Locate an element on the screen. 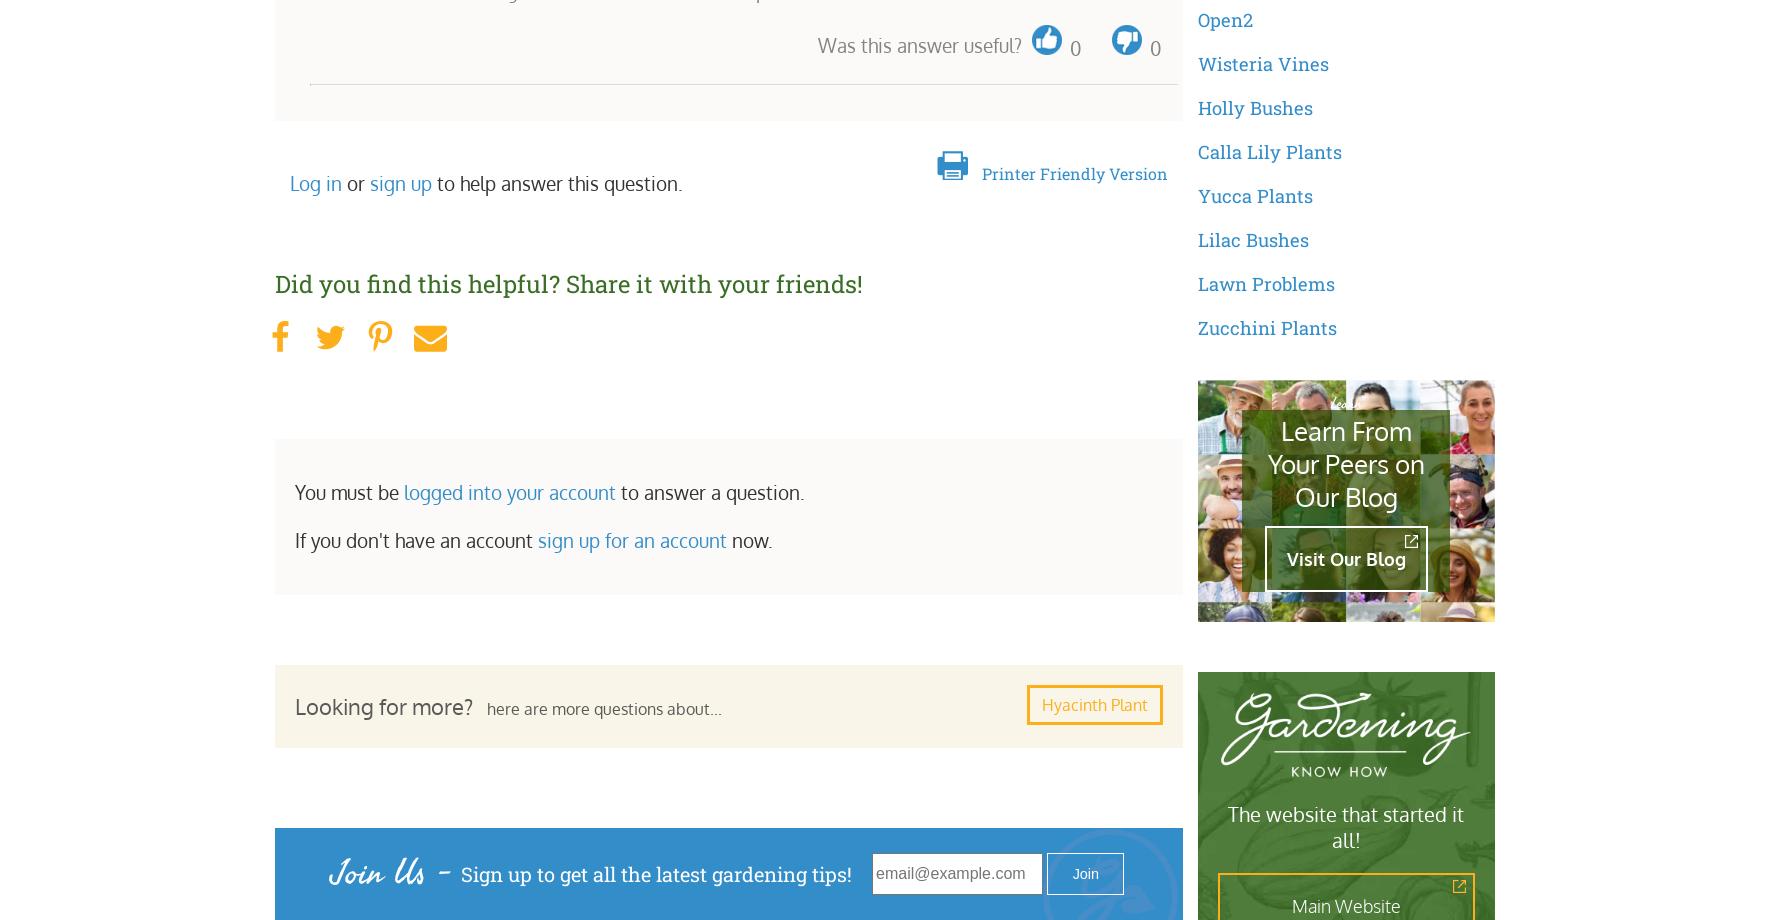 The height and width of the screenshot is (920, 1770). '-' is located at coordinates (436, 872).